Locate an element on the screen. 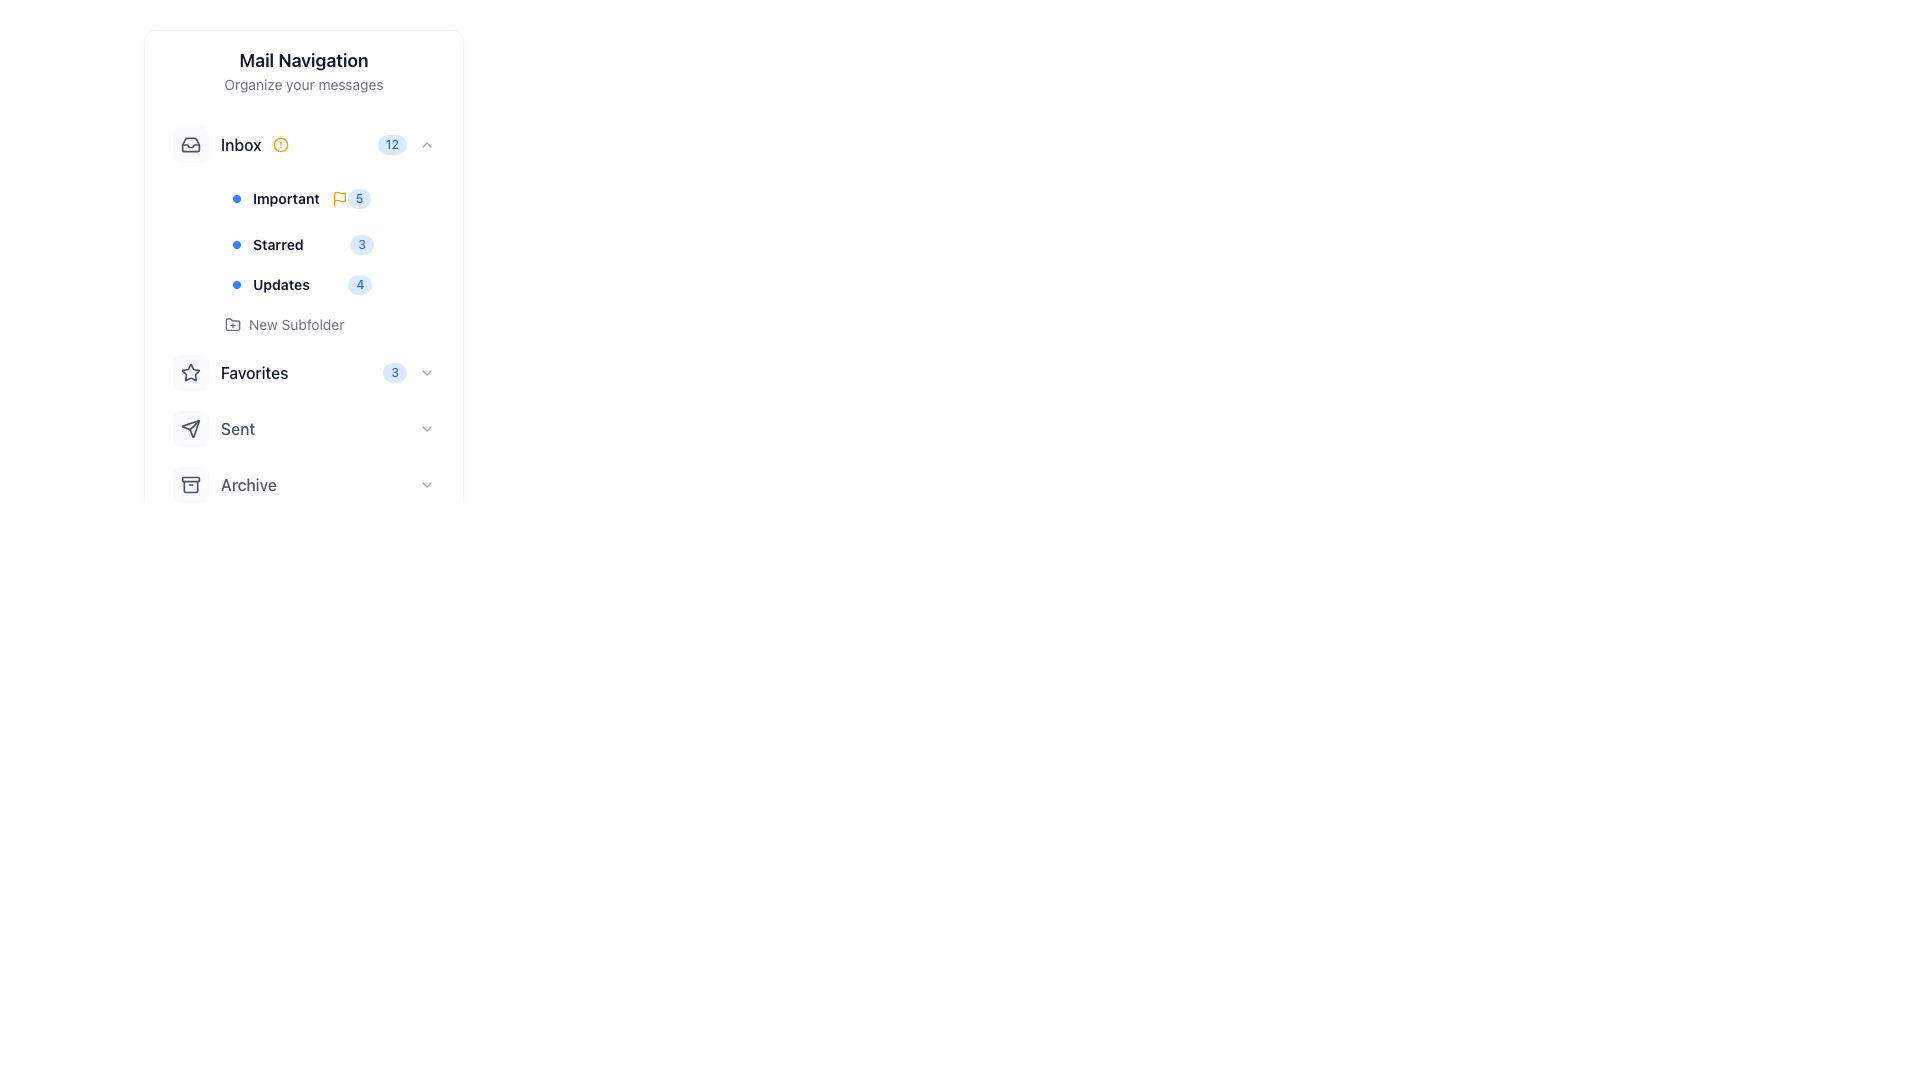 This screenshot has height=1080, width=1920. the number displayed on the badge indicating items or notifications related to the 'Starred' category, located in the left sidebar navigation adjacent to the 'Starred' label is located at coordinates (362, 244).